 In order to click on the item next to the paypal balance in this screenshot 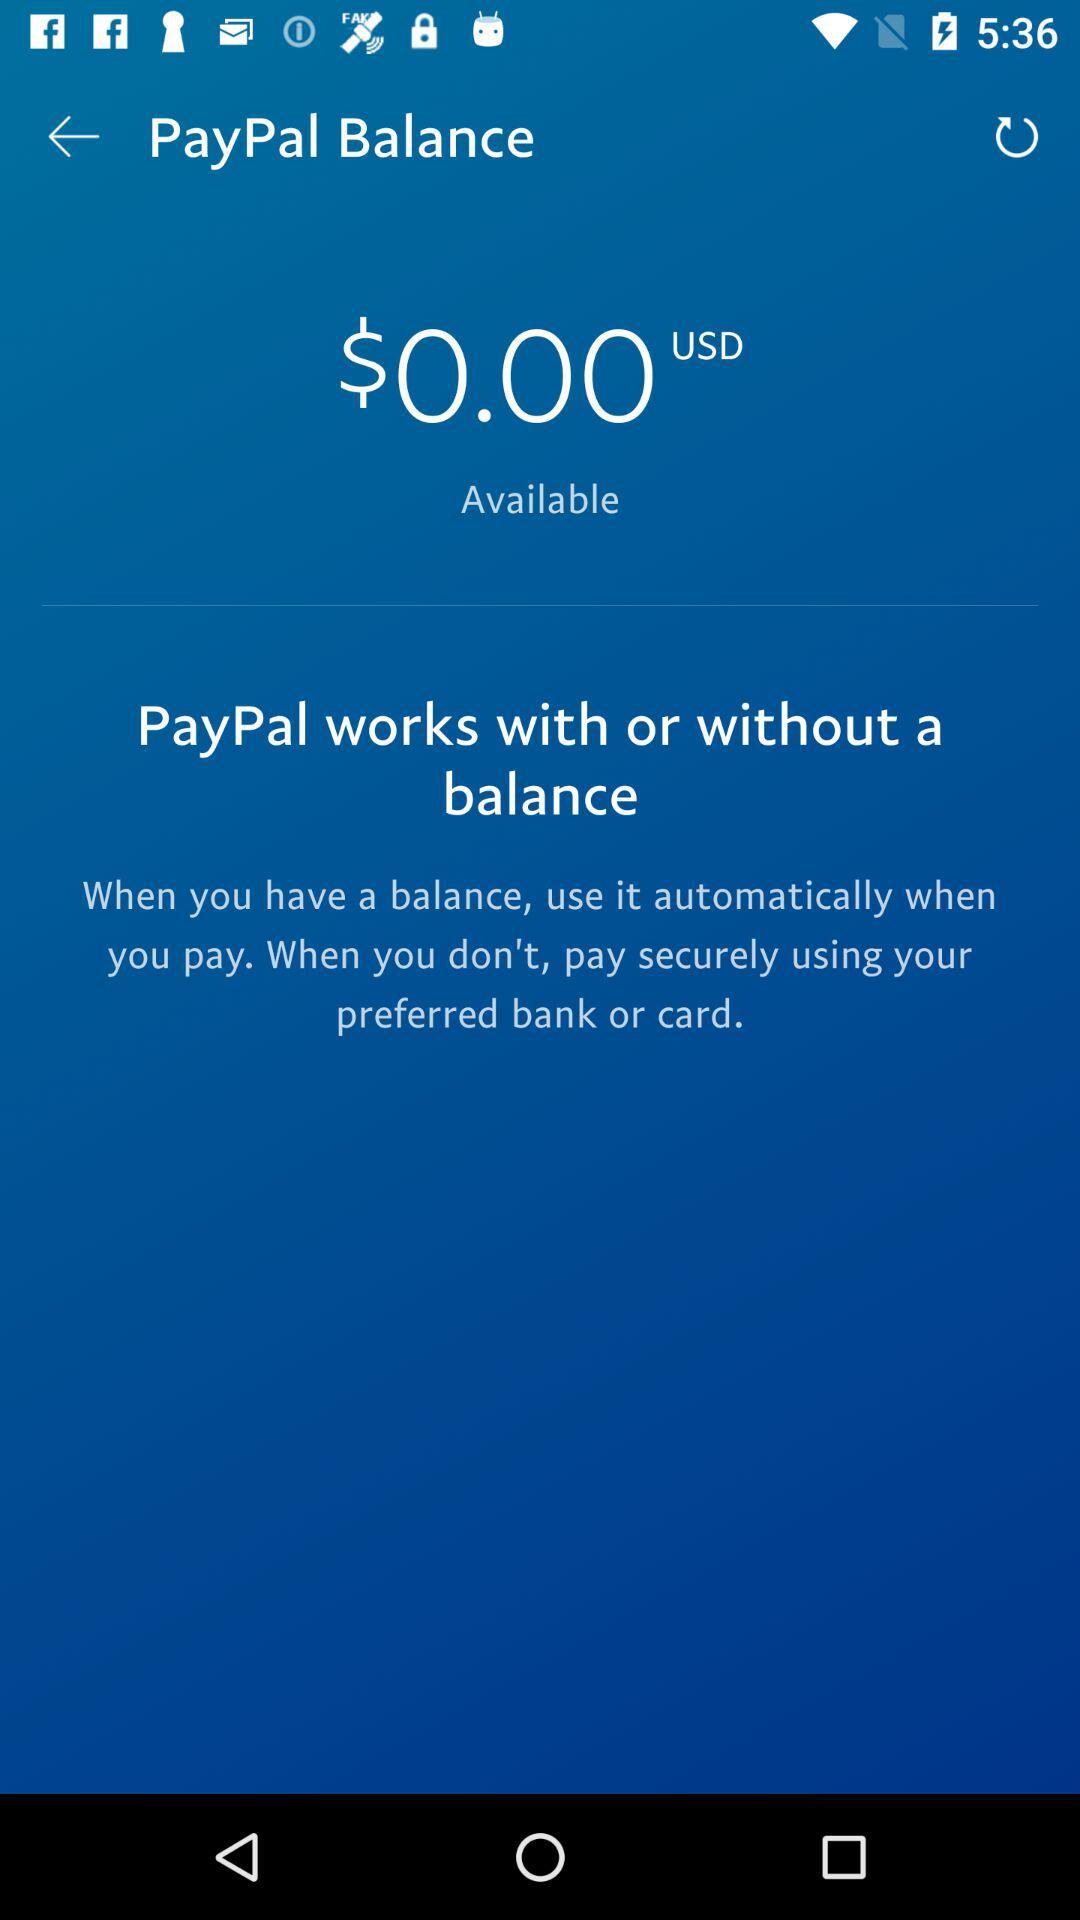, I will do `click(72, 135)`.